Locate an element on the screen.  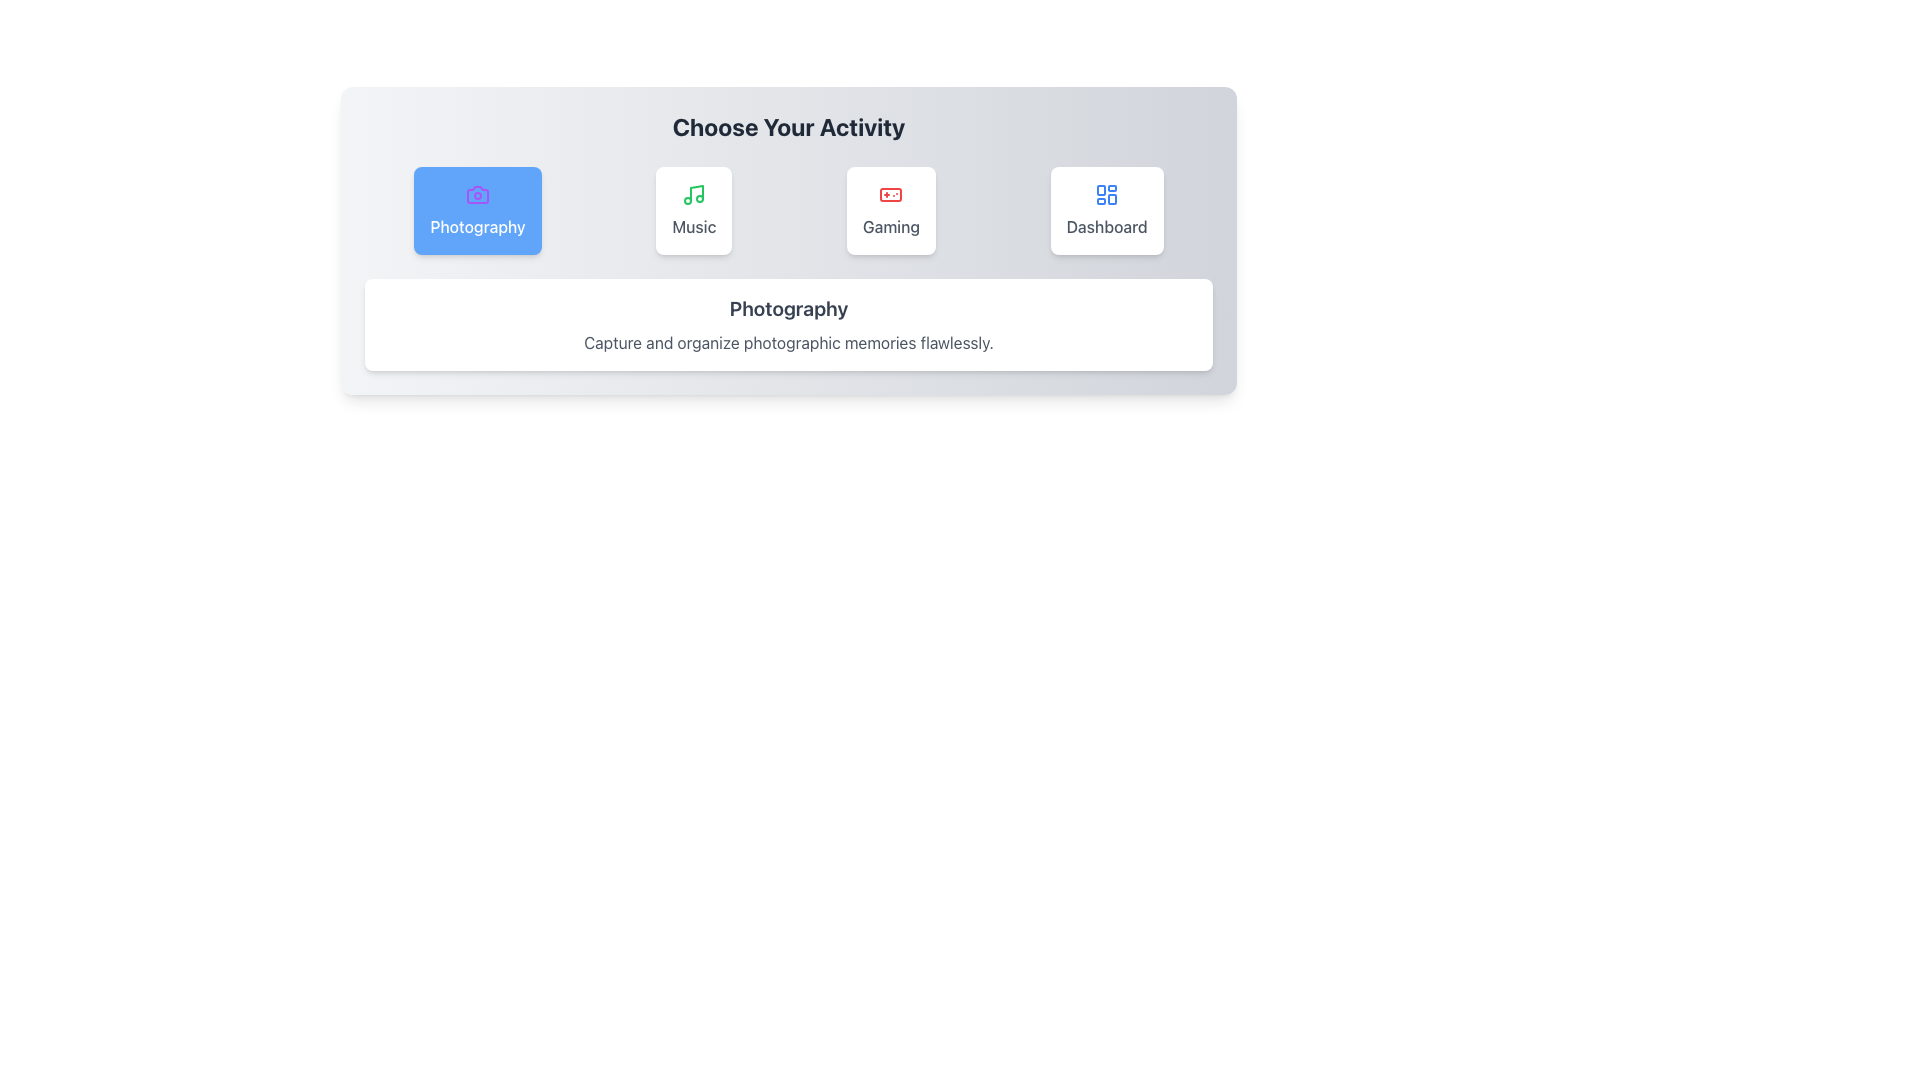
the descriptive text label under the 'Photography' card in the 'Choose Your Activity' section is located at coordinates (787, 342).